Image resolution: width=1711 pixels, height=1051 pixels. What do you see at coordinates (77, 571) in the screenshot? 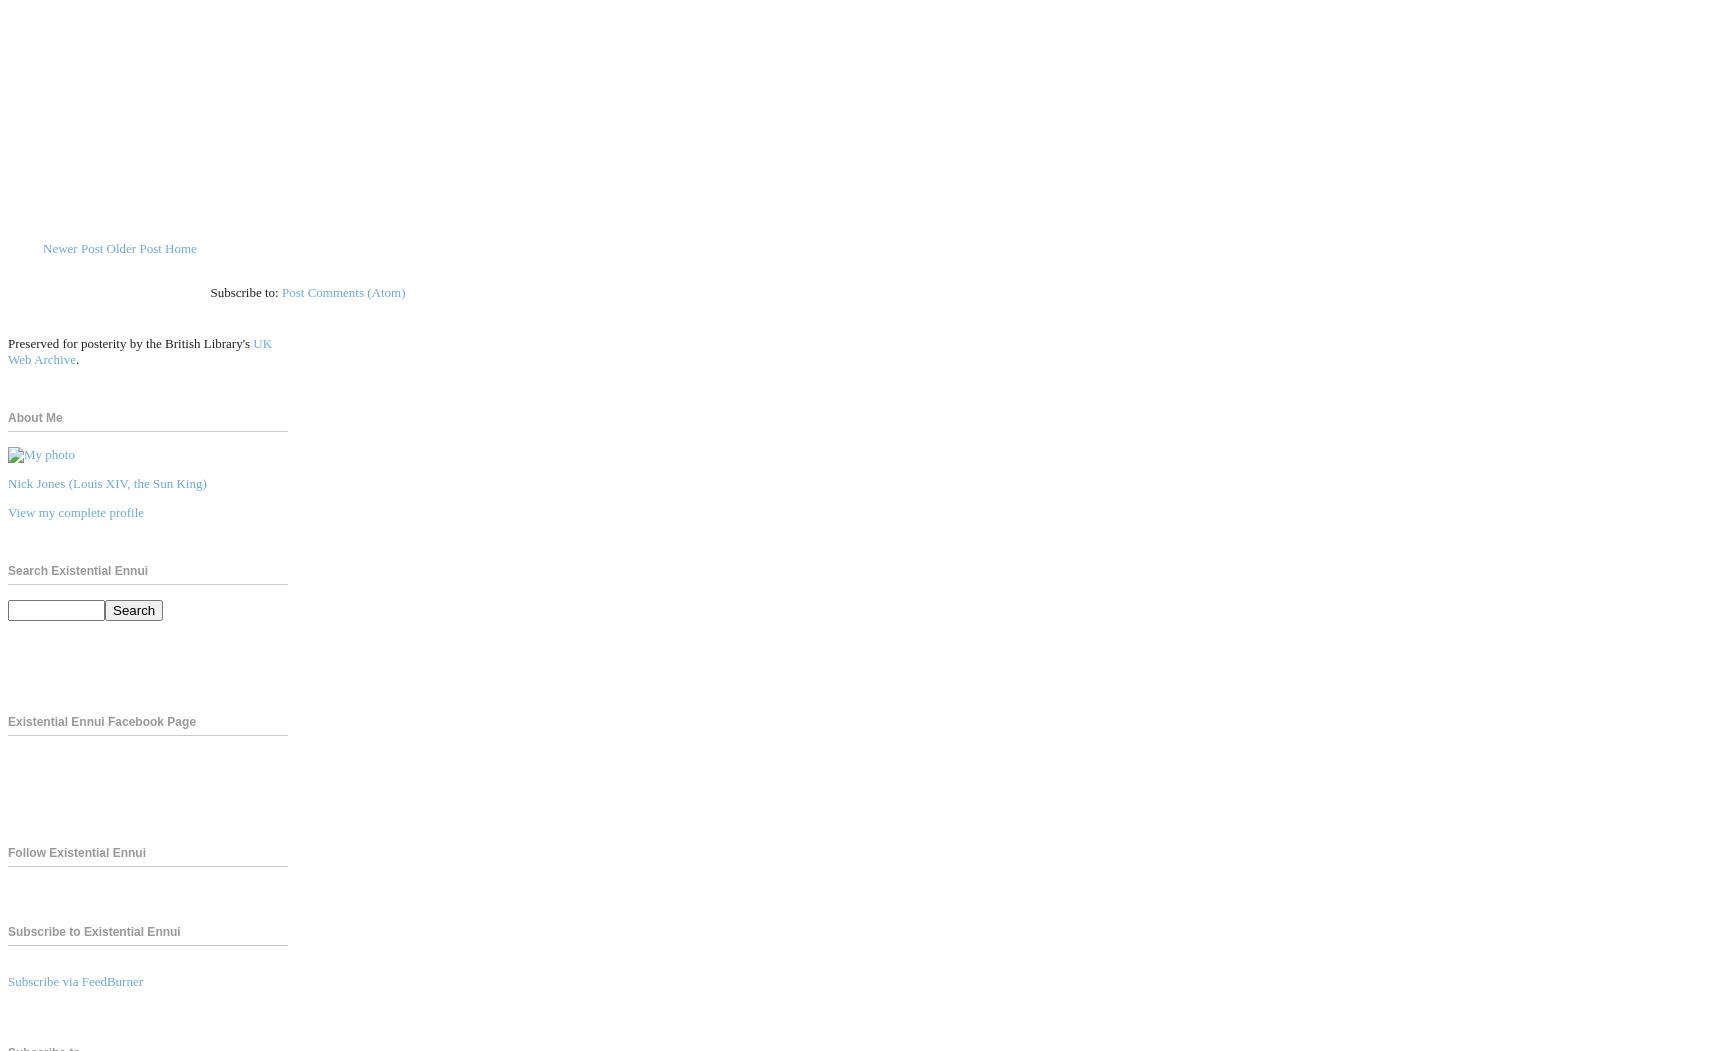
I see `'Search Existential Ennui'` at bounding box center [77, 571].